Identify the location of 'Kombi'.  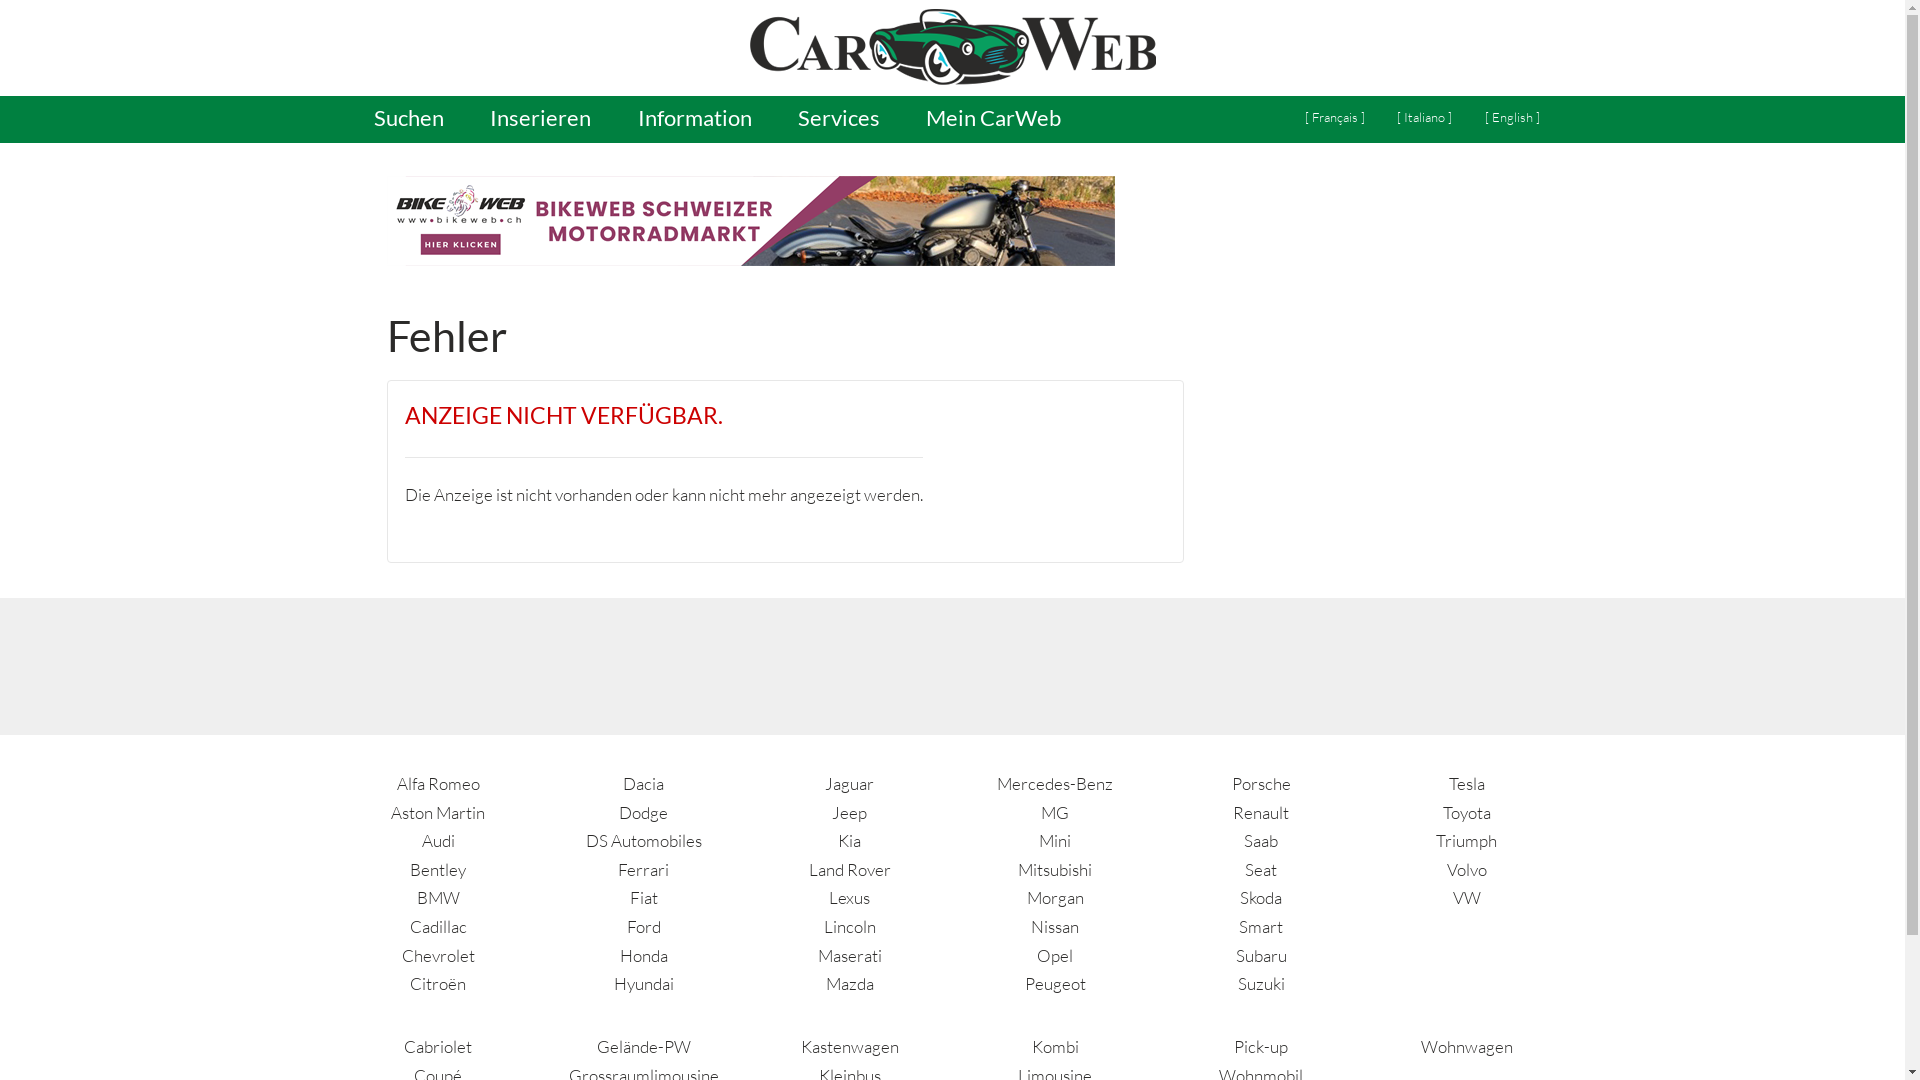
(1032, 1045).